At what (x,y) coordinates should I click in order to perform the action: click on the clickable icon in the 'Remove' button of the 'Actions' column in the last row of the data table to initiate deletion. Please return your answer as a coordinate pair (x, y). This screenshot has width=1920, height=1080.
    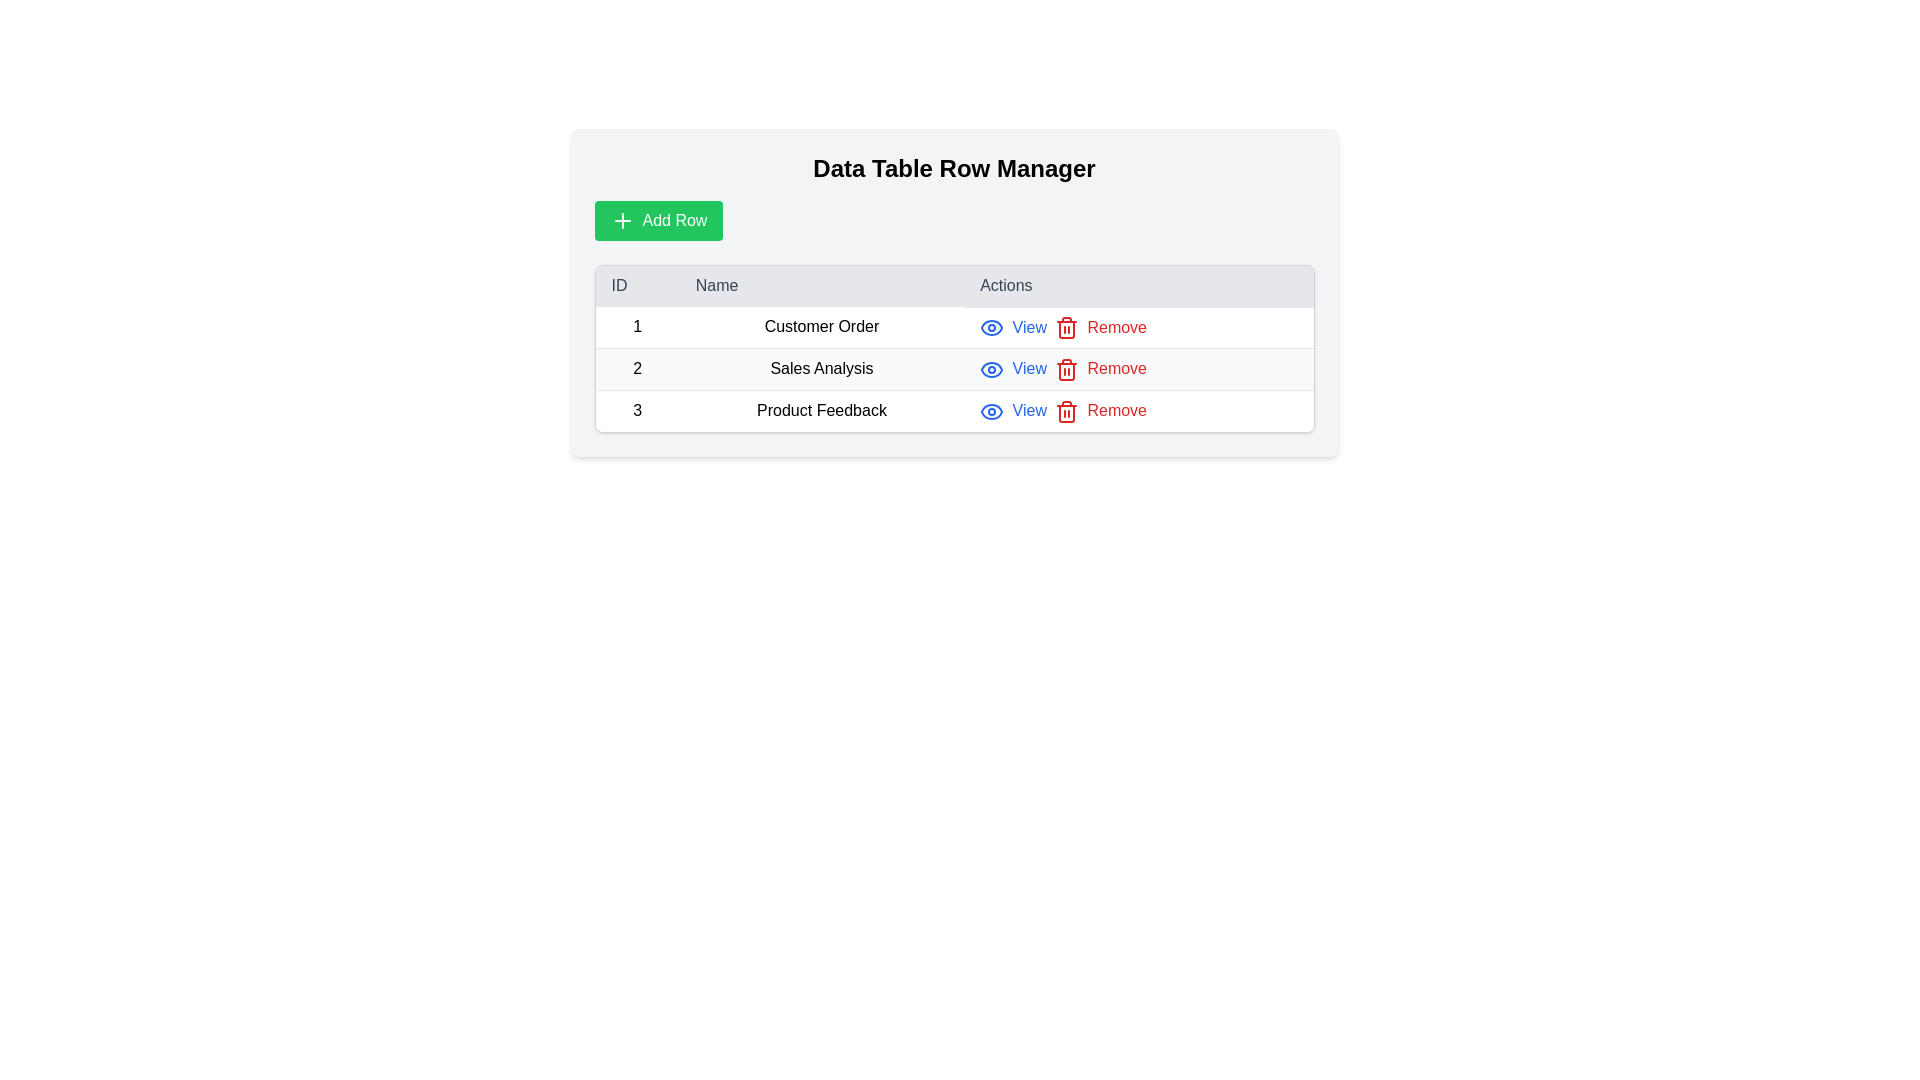
    Looking at the image, I should click on (1065, 410).